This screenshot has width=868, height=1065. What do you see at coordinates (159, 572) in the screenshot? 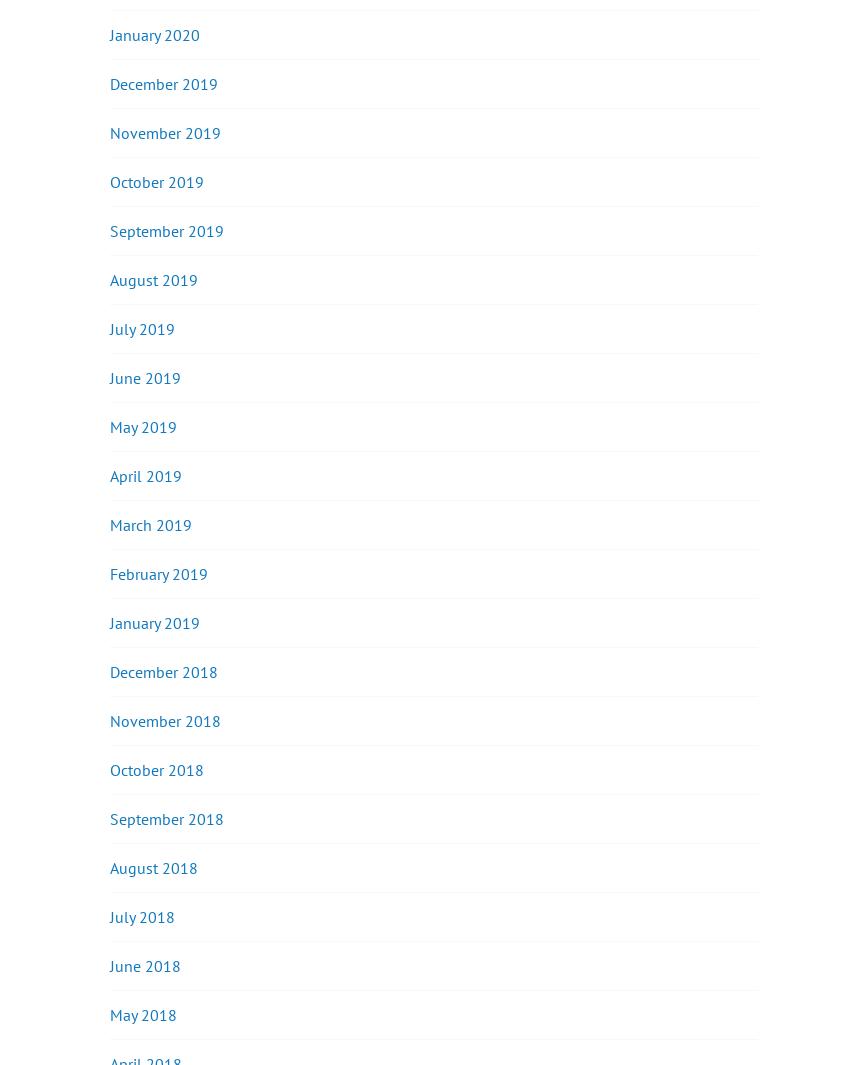
I see `'February 2019'` at bounding box center [159, 572].